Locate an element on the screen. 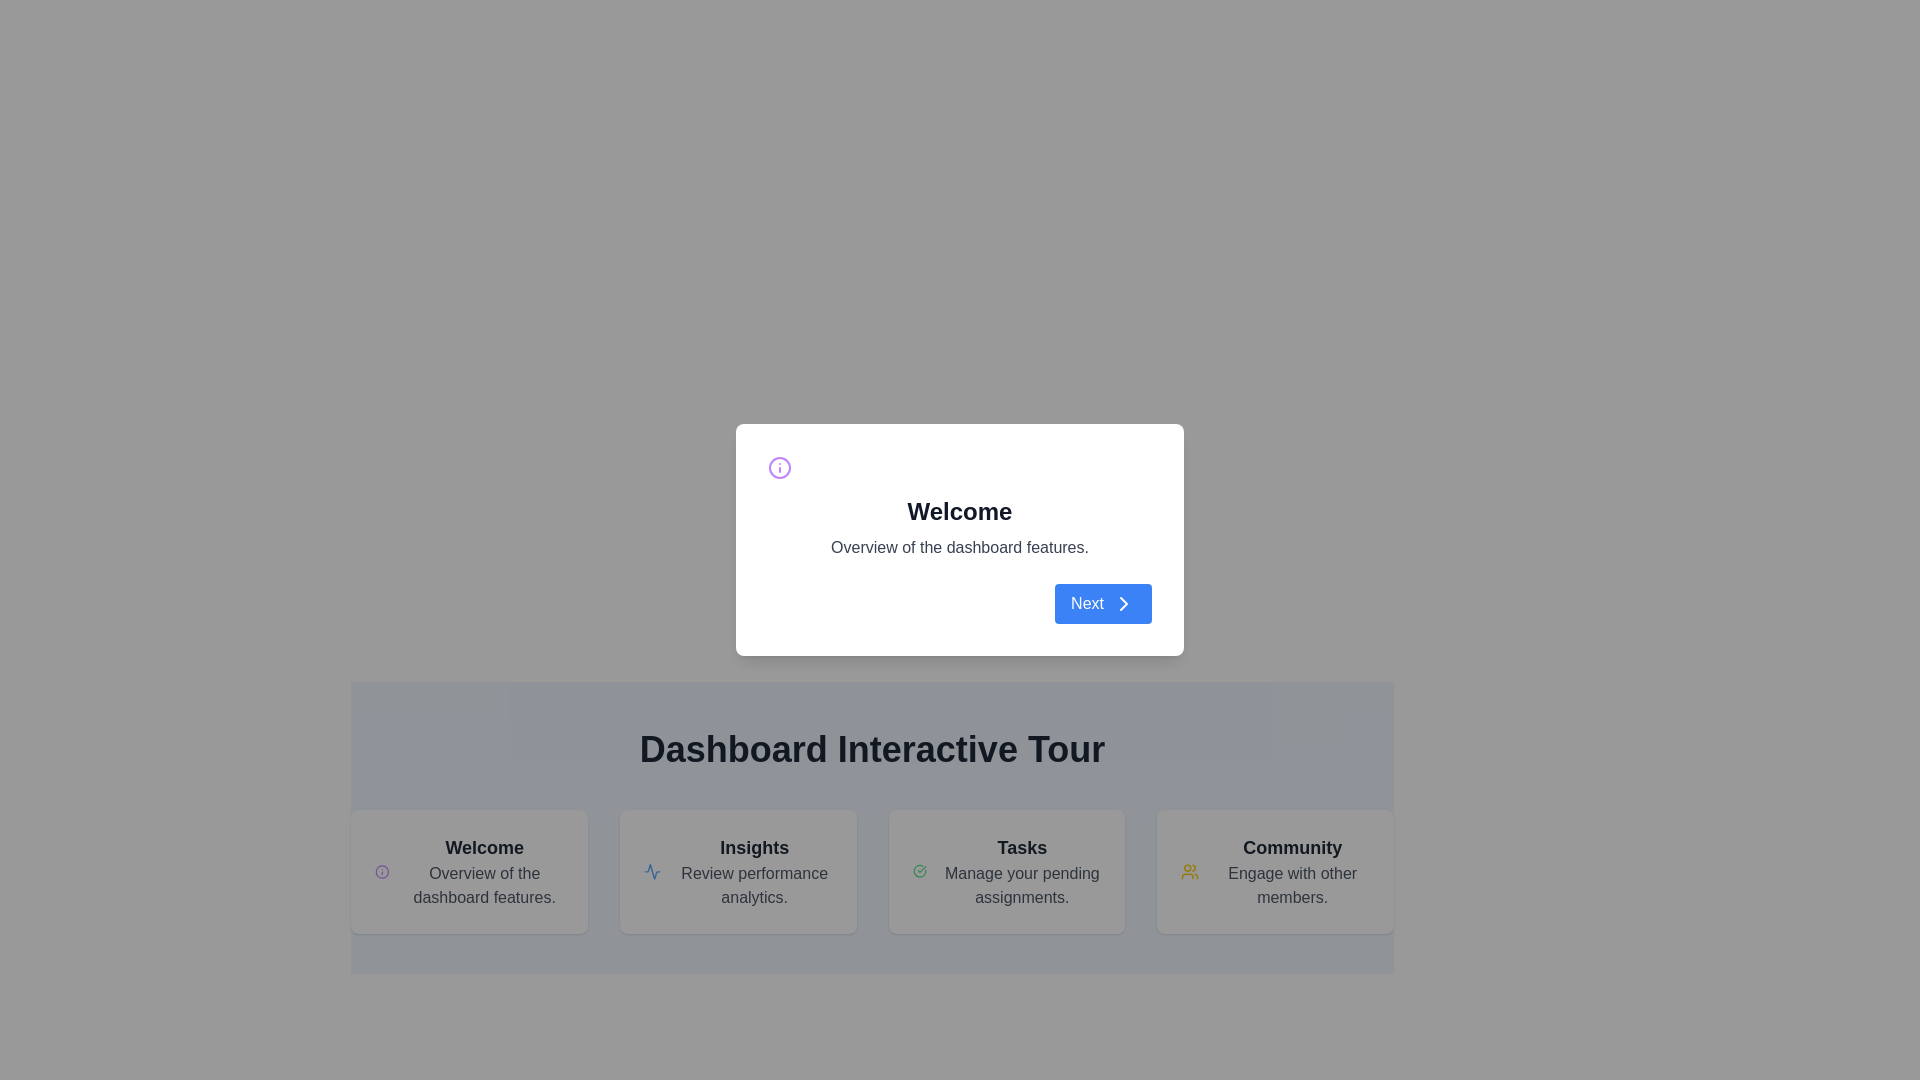 The width and height of the screenshot is (1920, 1080). the informational icon located at the top left of the modal dialog box above the 'Welcome' text is located at coordinates (778, 466).